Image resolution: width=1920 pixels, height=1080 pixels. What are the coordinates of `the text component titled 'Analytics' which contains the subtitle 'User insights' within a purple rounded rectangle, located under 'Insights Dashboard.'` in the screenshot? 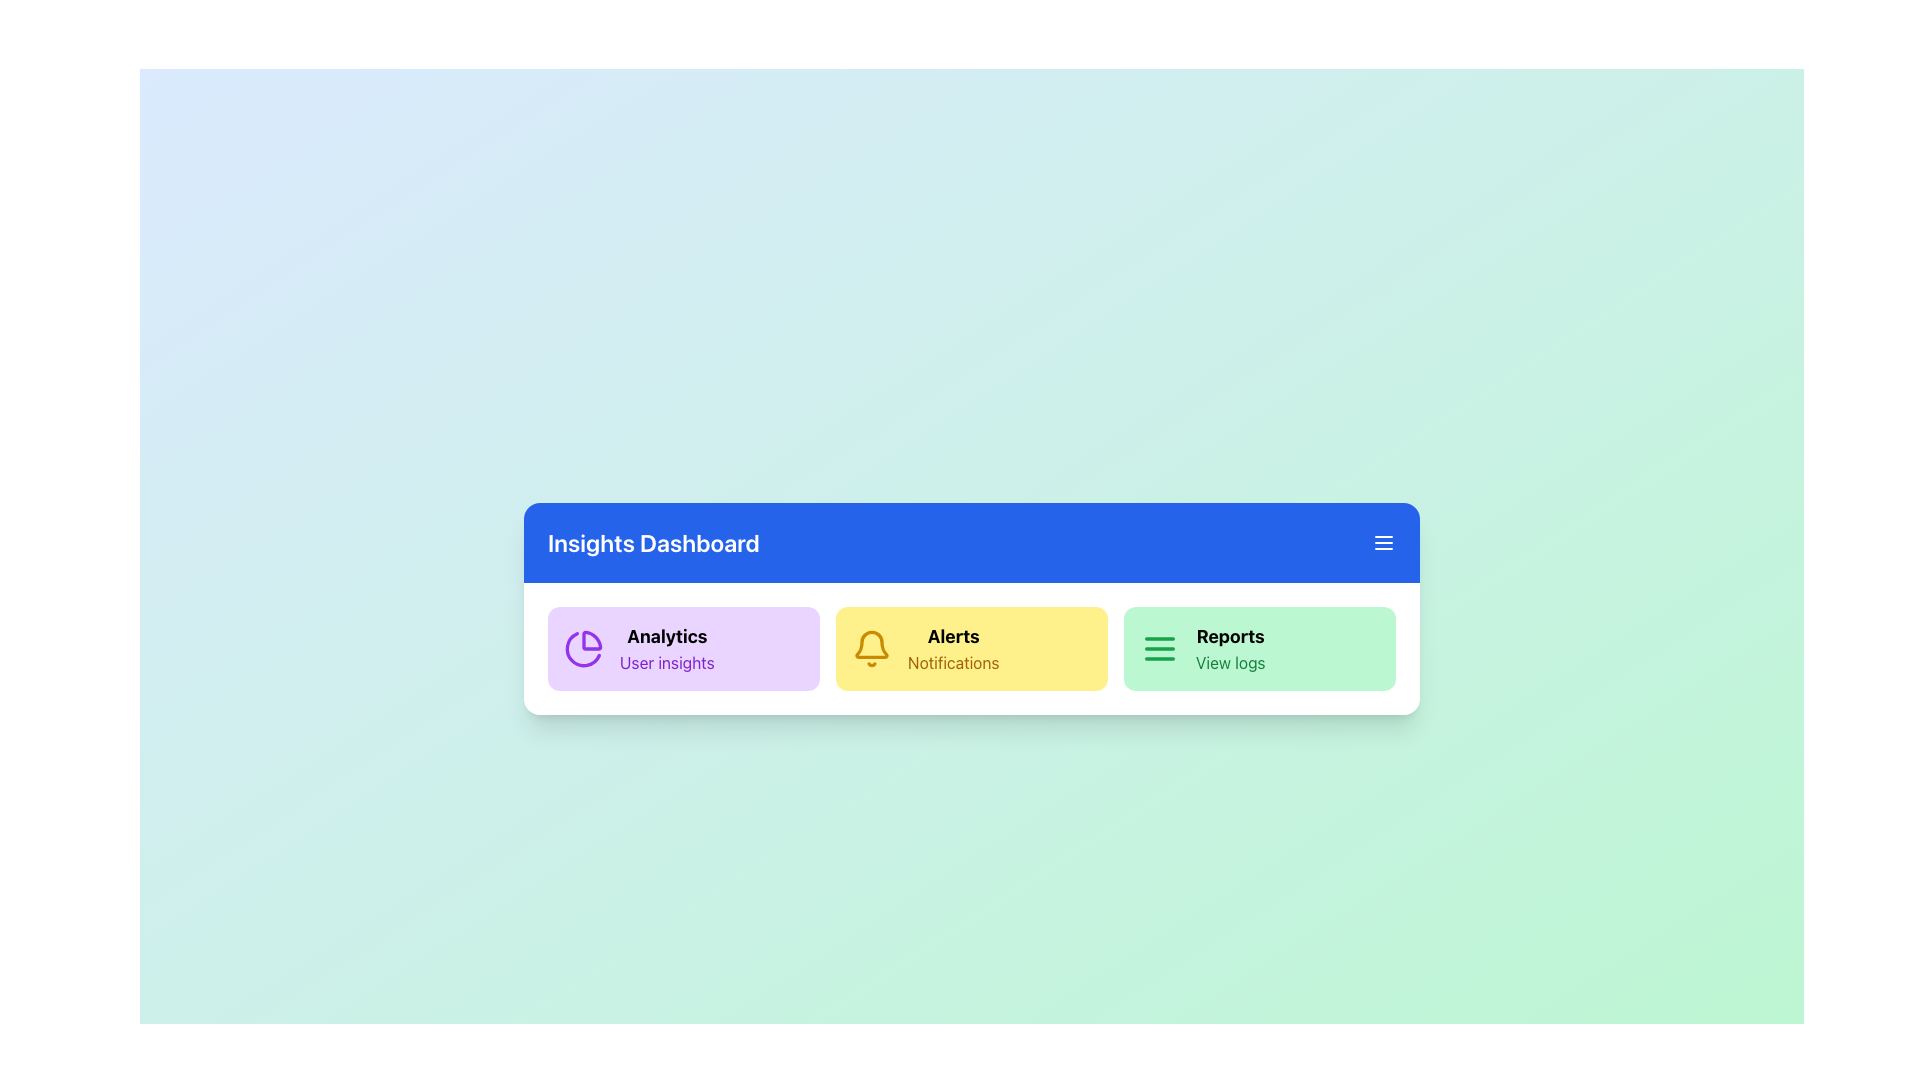 It's located at (667, 648).